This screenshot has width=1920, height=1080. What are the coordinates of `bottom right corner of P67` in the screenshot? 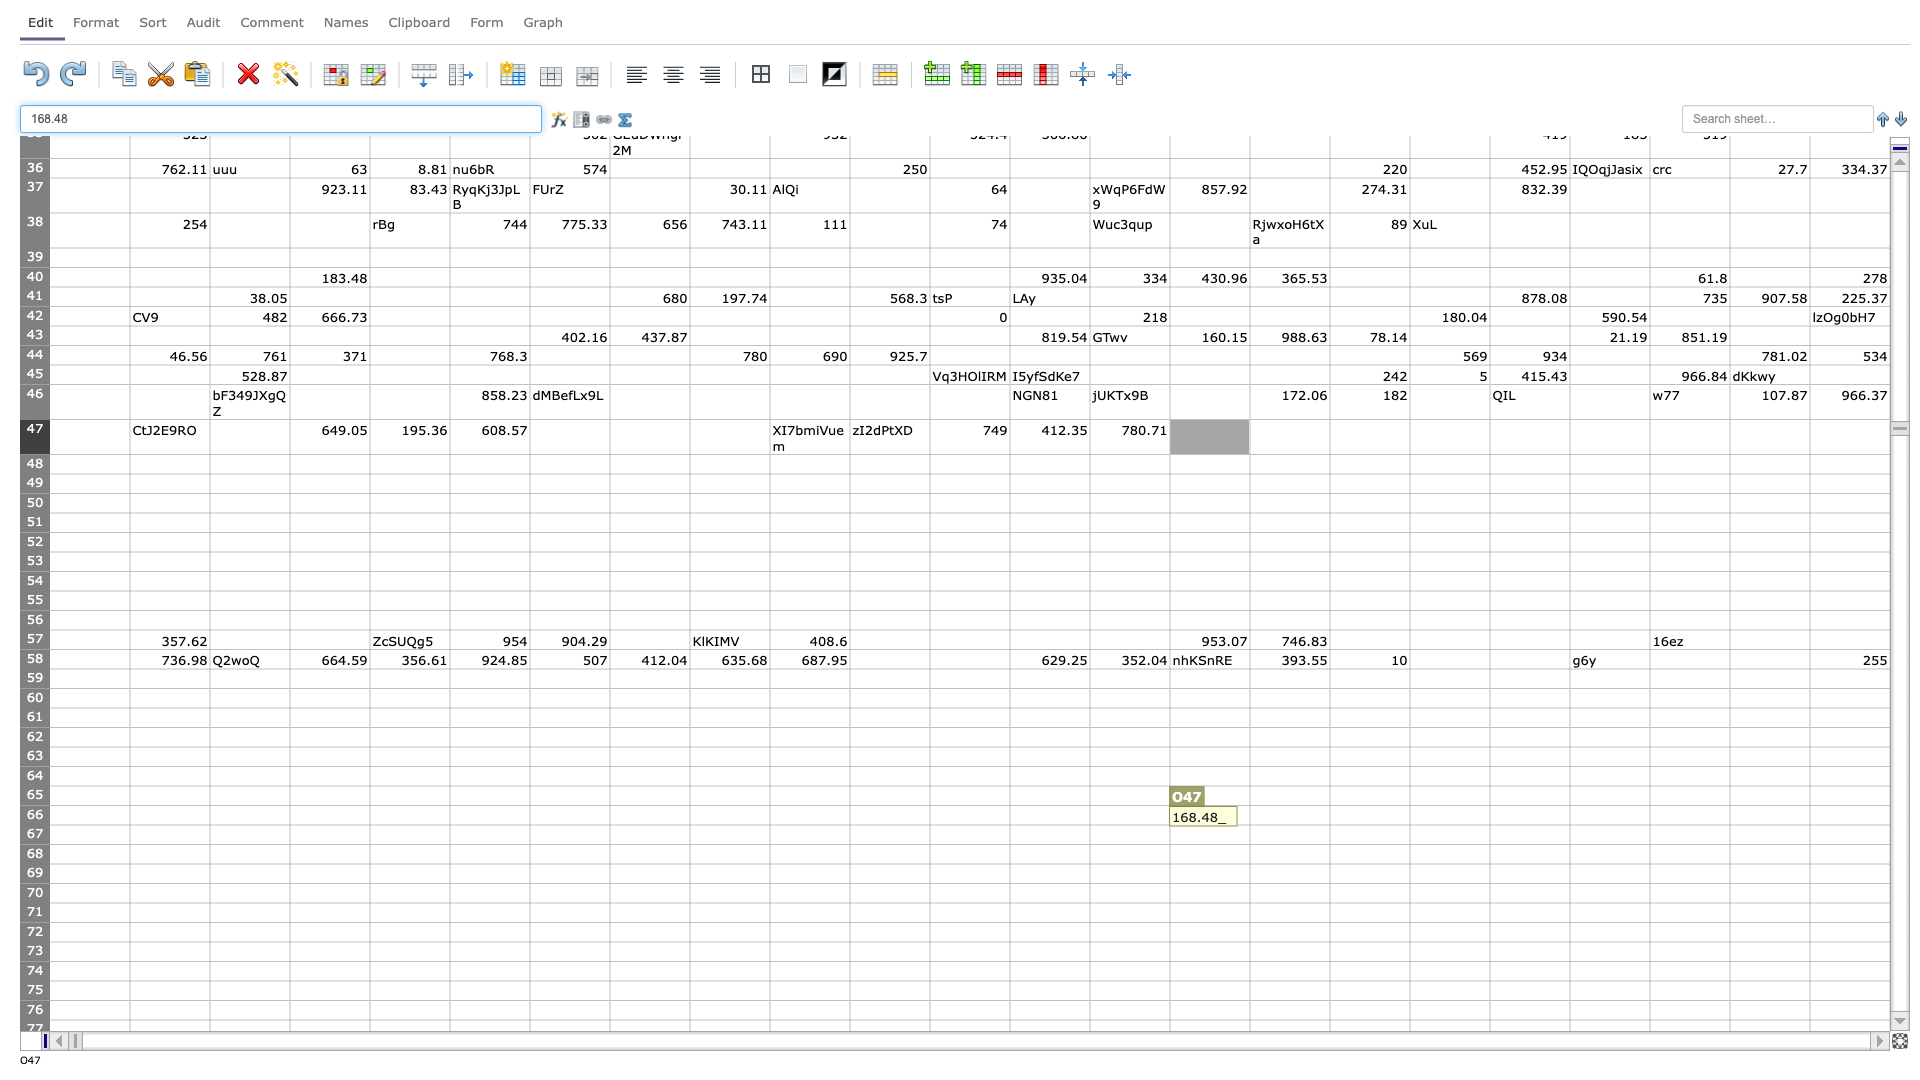 It's located at (1329, 844).